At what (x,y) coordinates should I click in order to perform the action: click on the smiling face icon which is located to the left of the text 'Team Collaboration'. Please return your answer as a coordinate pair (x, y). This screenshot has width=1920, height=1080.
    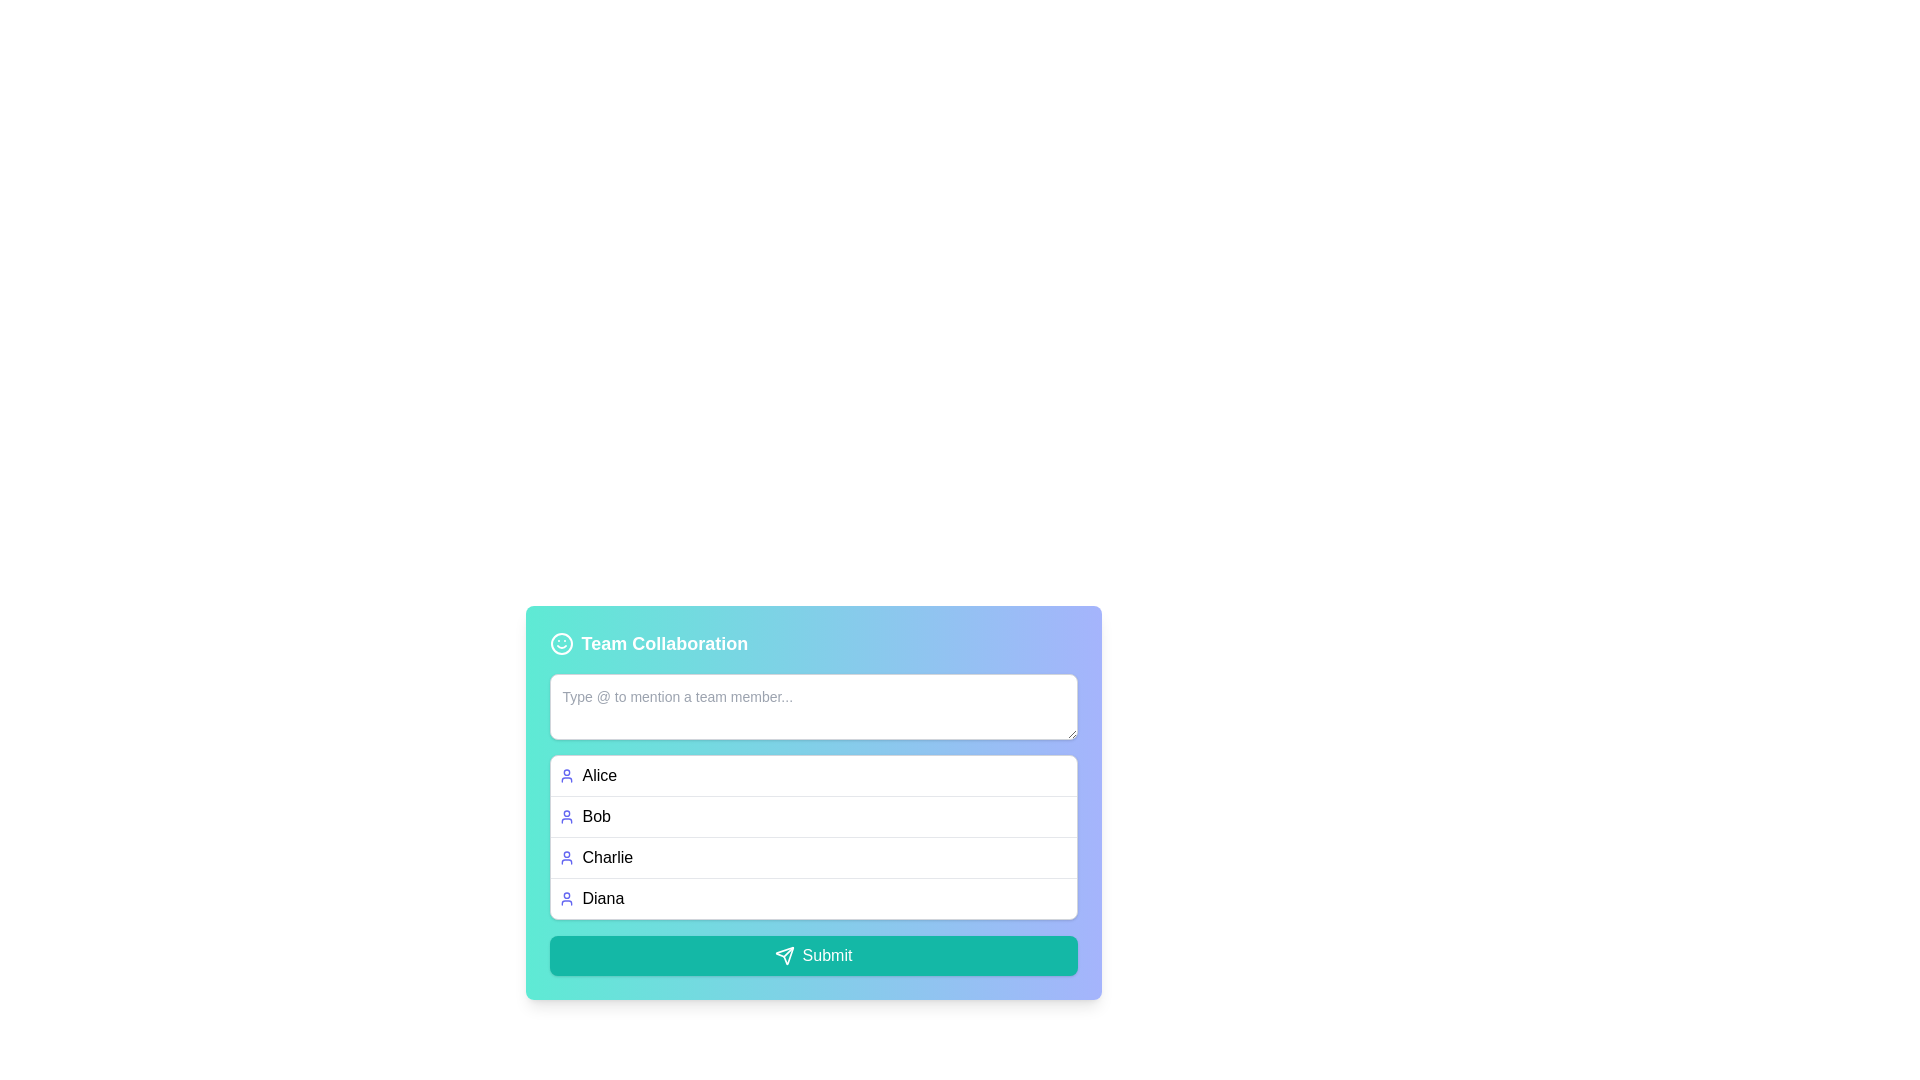
    Looking at the image, I should click on (560, 644).